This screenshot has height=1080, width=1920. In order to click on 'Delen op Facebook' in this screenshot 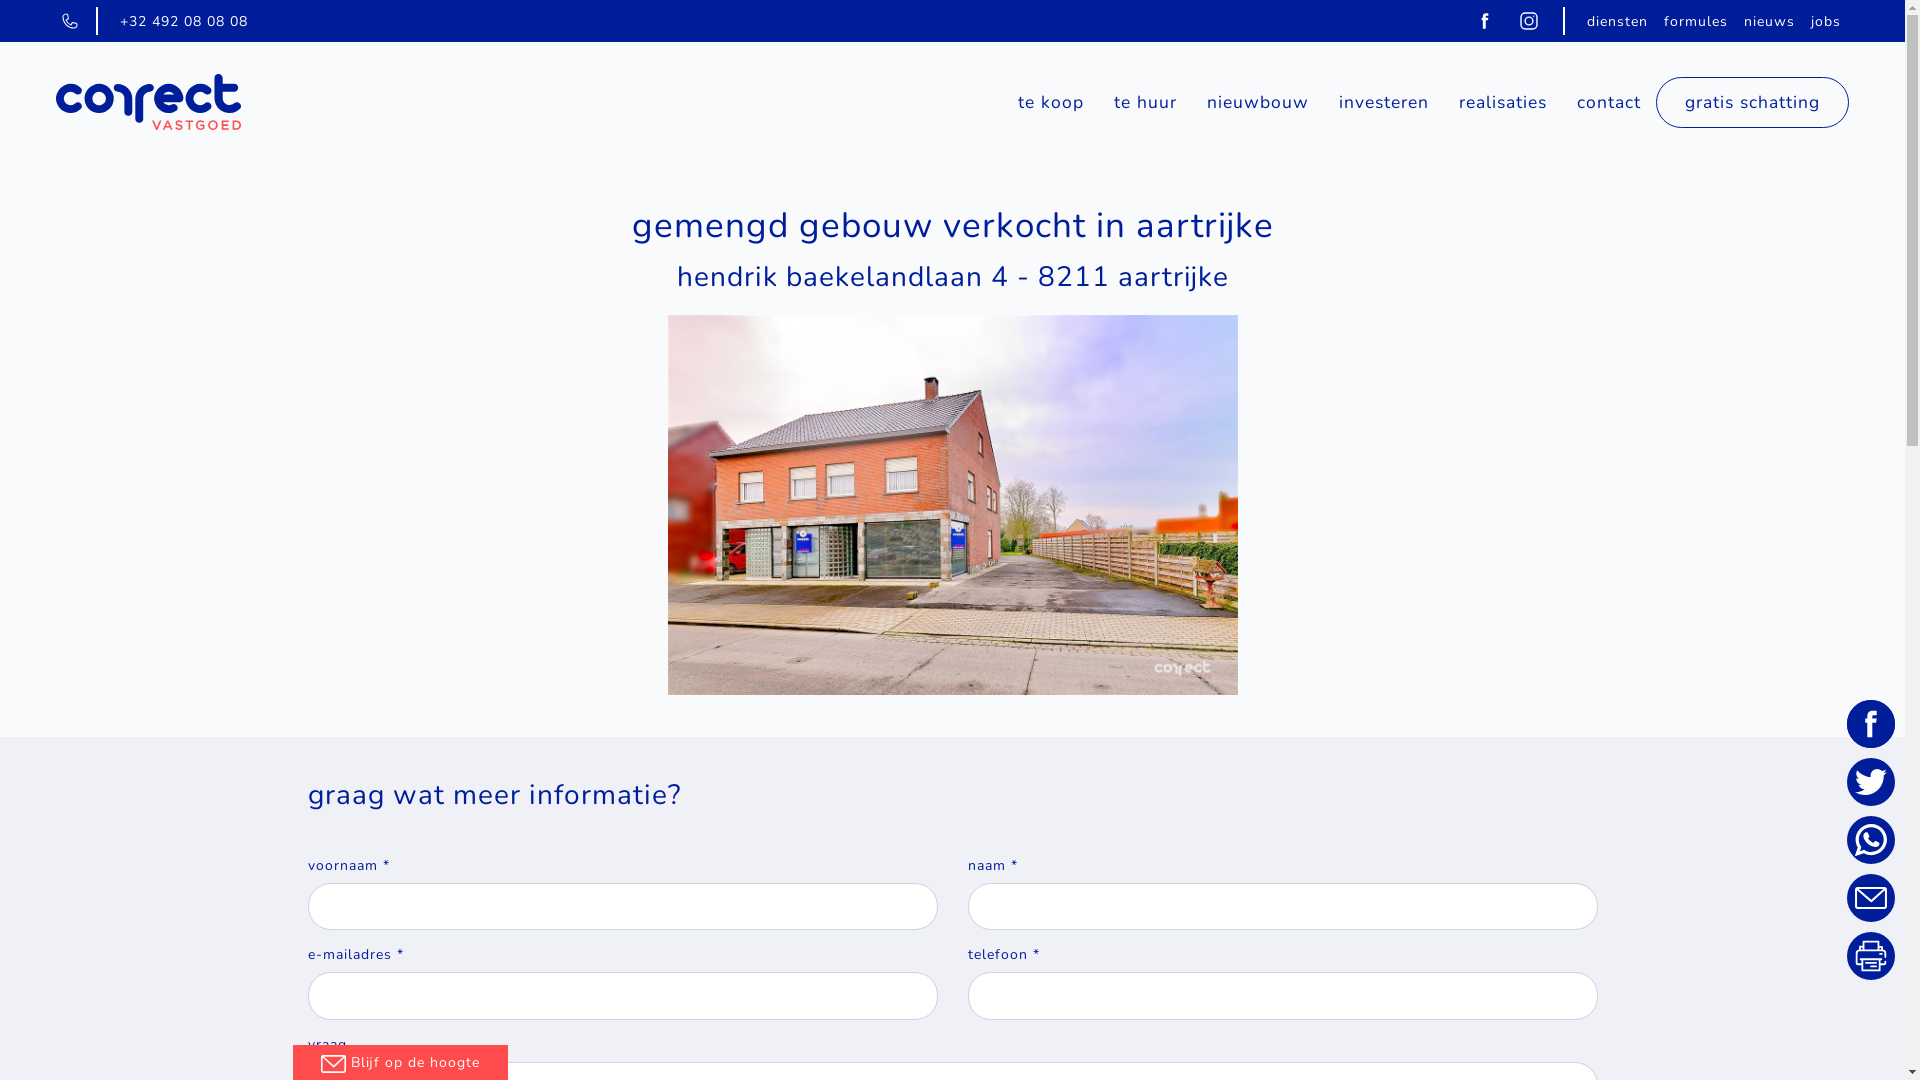, I will do `click(1870, 724)`.